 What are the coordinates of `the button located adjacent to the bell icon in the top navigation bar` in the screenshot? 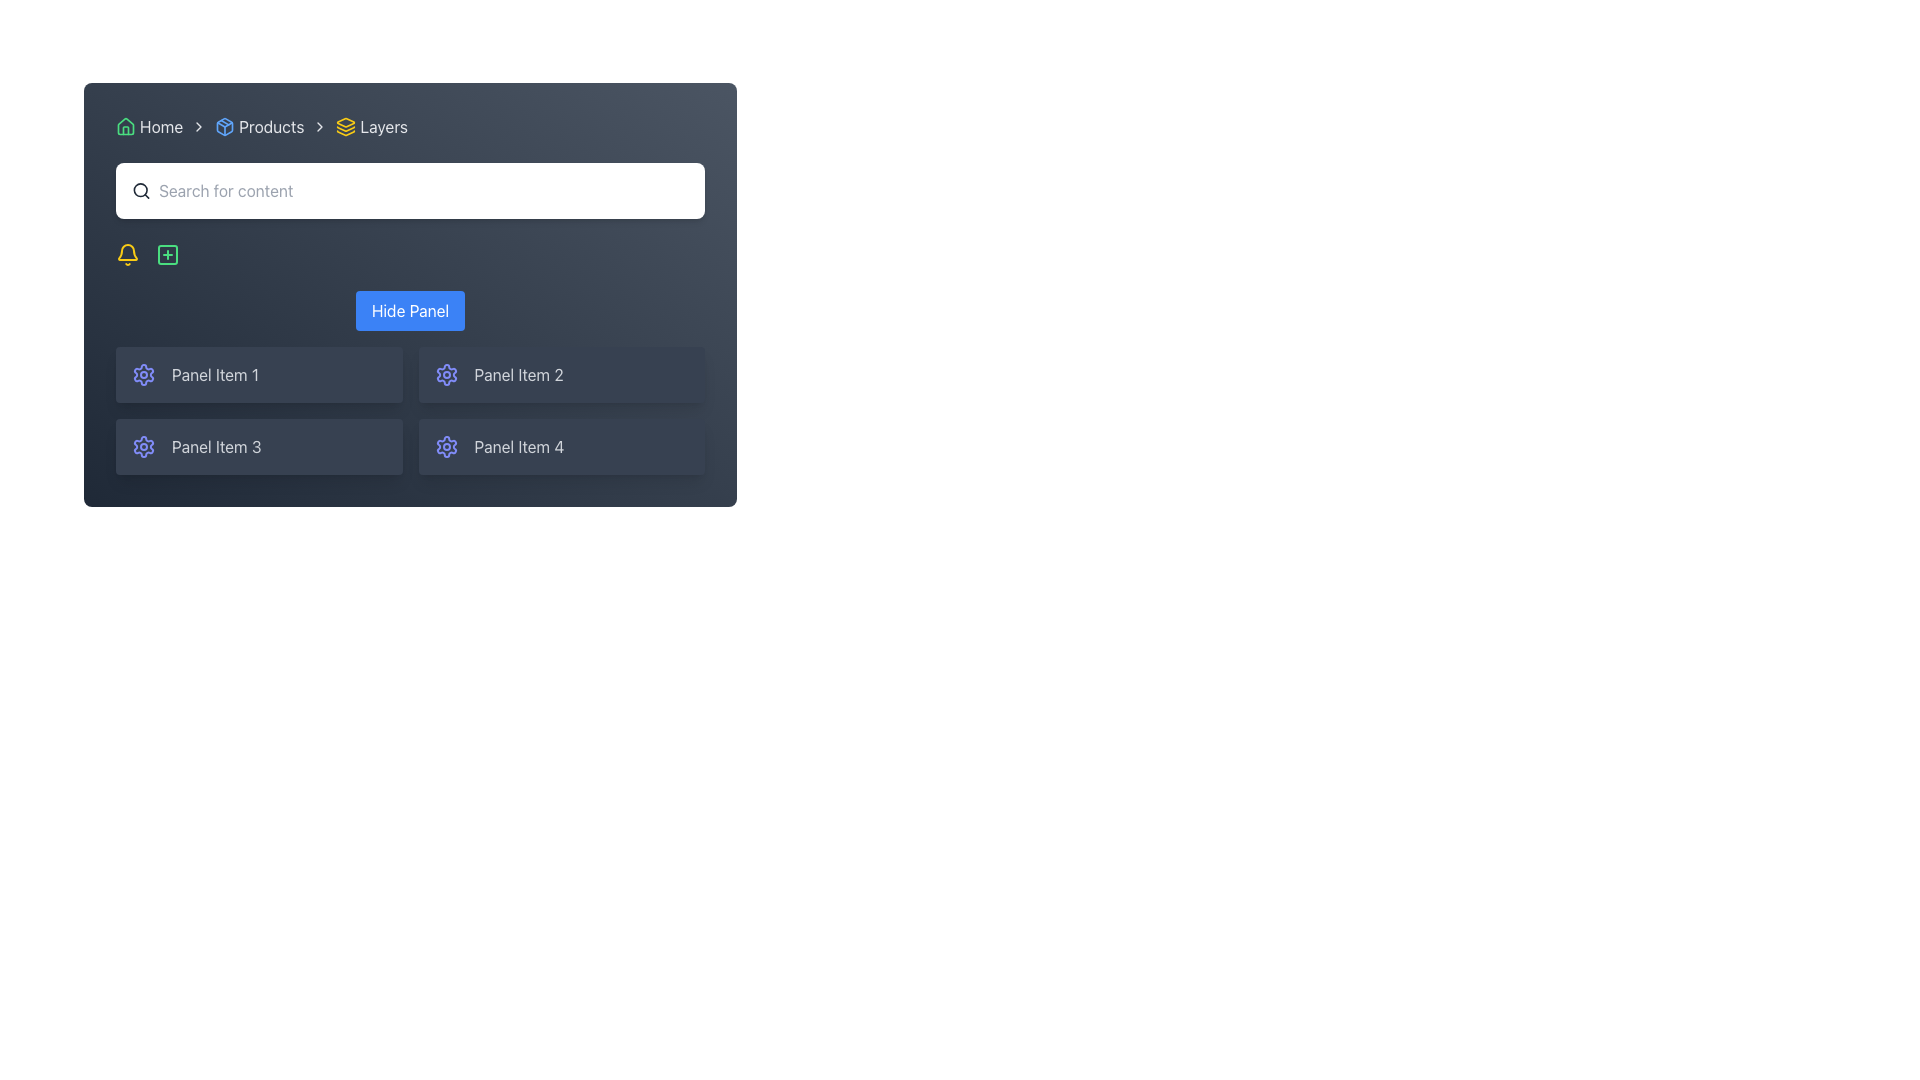 It's located at (168, 253).